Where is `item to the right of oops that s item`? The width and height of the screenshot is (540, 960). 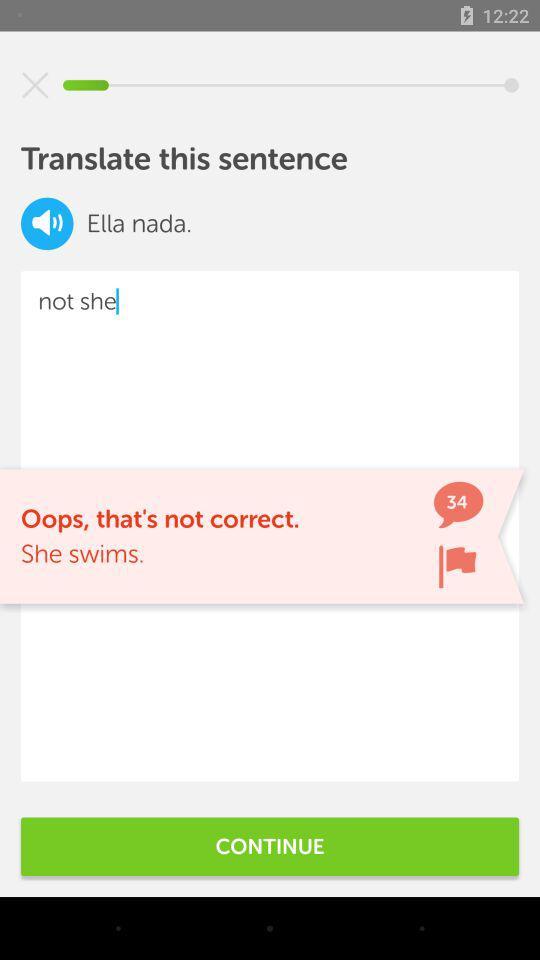
item to the right of oops that s item is located at coordinates (457, 566).